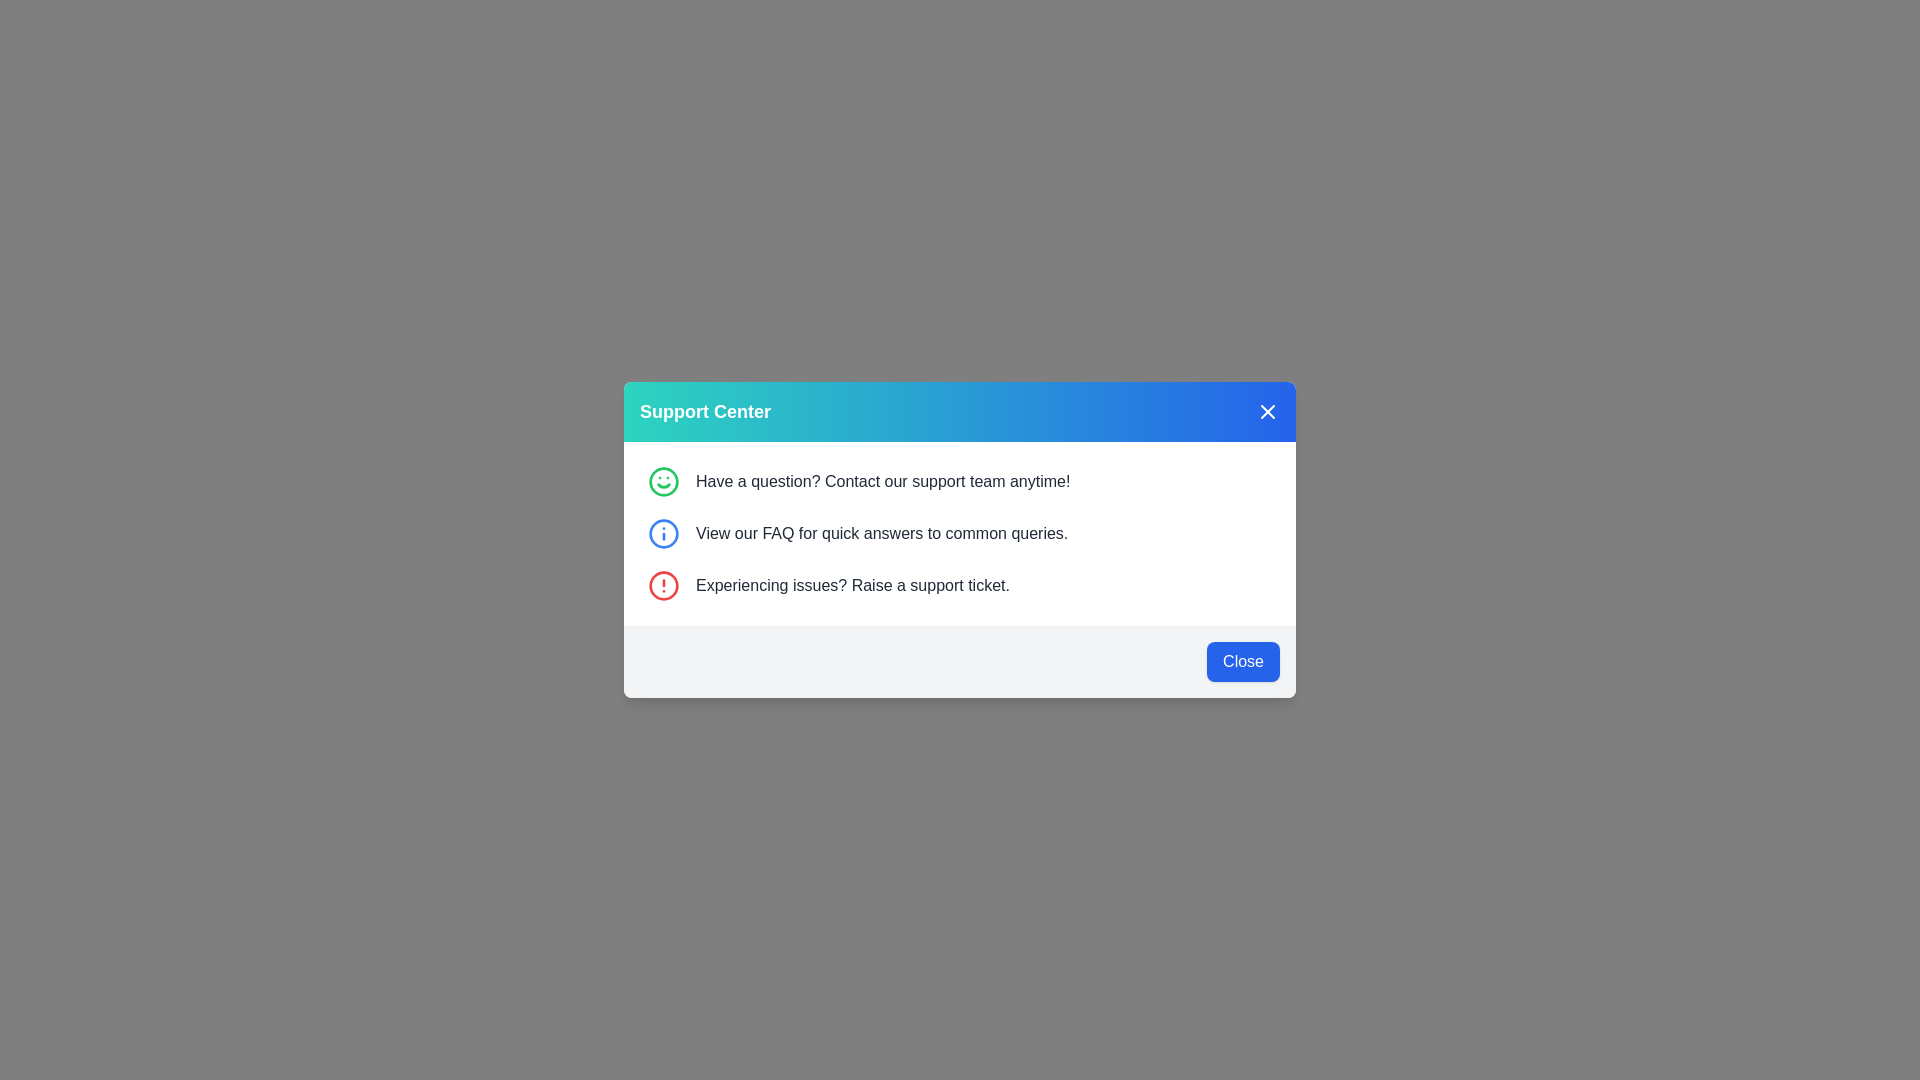 This screenshot has width=1920, height=1080. I want to click on the close button with an 'X' icon on the blue background located at the top-right corner of the 'Support Center' modal for keyboard navigation, so click(1266, 411).